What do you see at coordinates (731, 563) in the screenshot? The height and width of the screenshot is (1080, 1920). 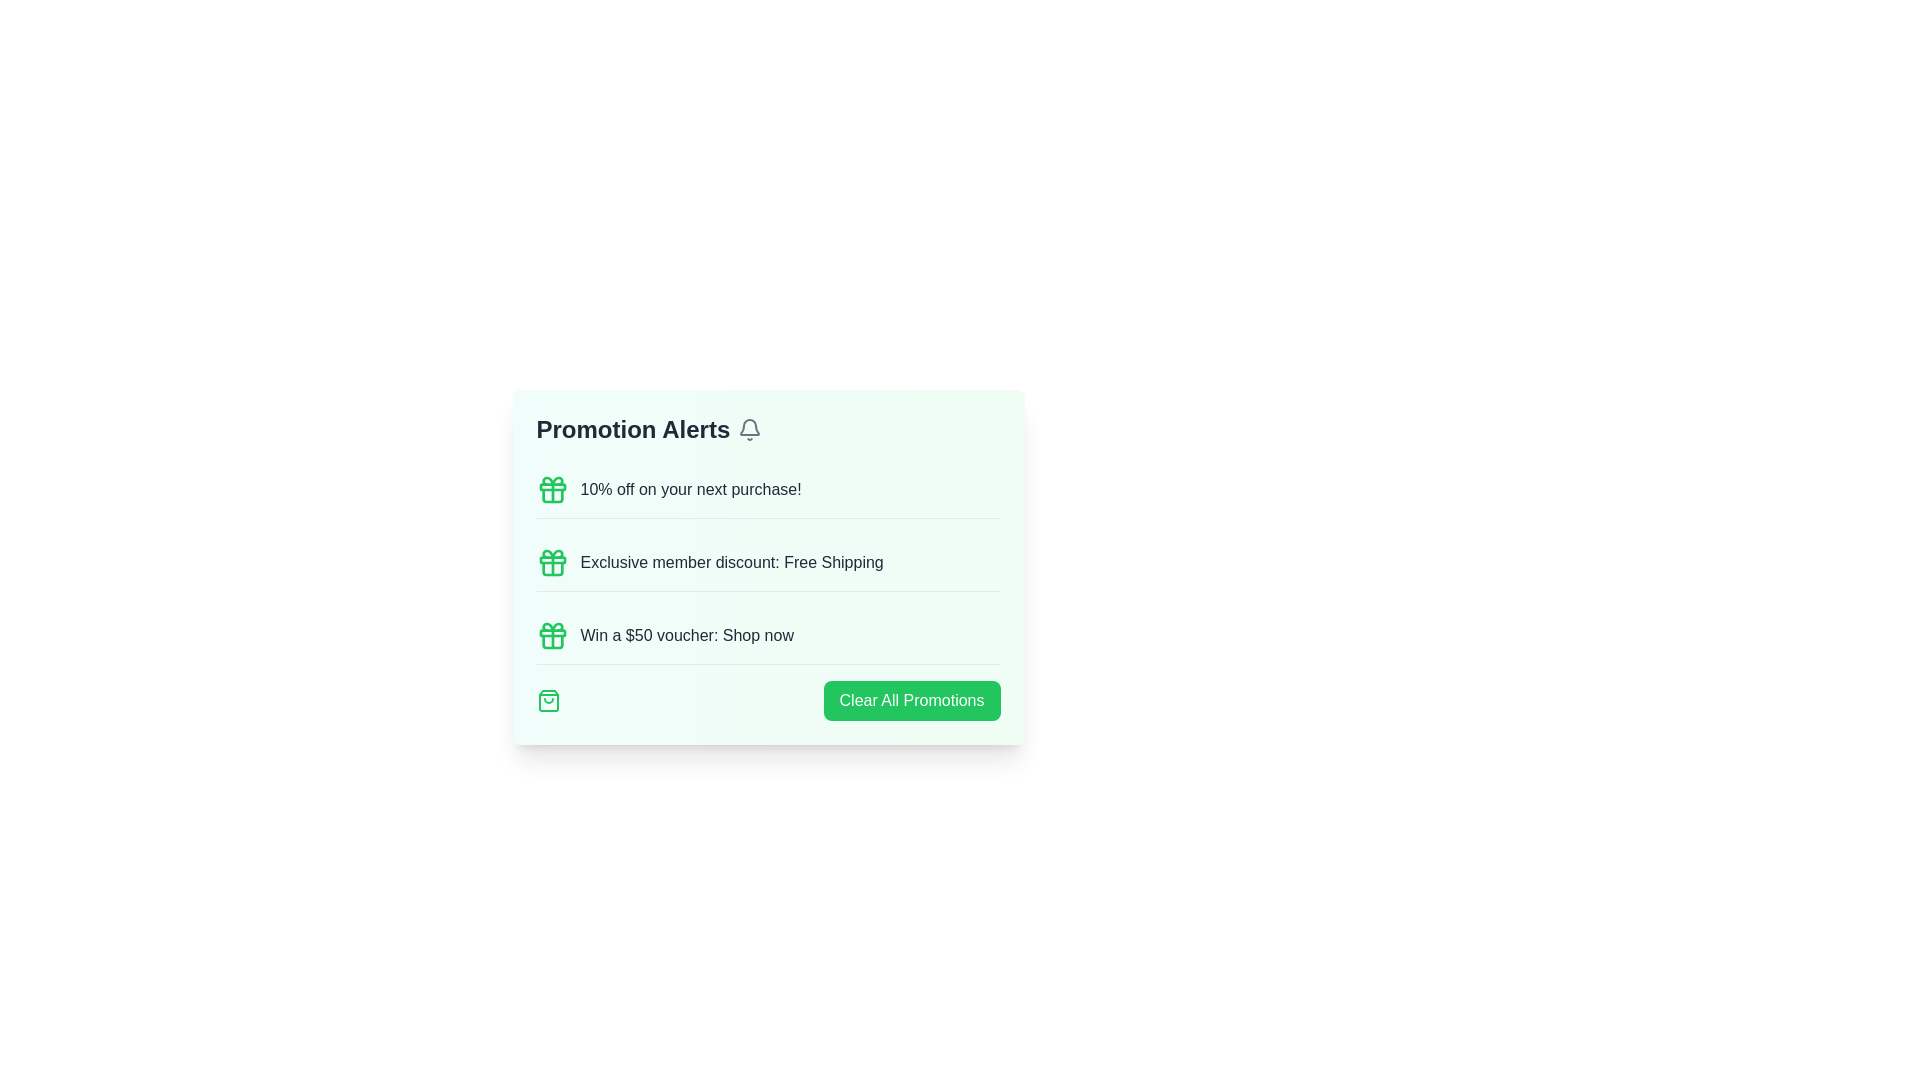 I see `the informational text label displaying promotion details, located in the second row of the 'Promotion Alerts' section, below '10% off on your next purchase!' and above 'Win a $50 voucher: Shop now'` at bounding box center [731, 563].